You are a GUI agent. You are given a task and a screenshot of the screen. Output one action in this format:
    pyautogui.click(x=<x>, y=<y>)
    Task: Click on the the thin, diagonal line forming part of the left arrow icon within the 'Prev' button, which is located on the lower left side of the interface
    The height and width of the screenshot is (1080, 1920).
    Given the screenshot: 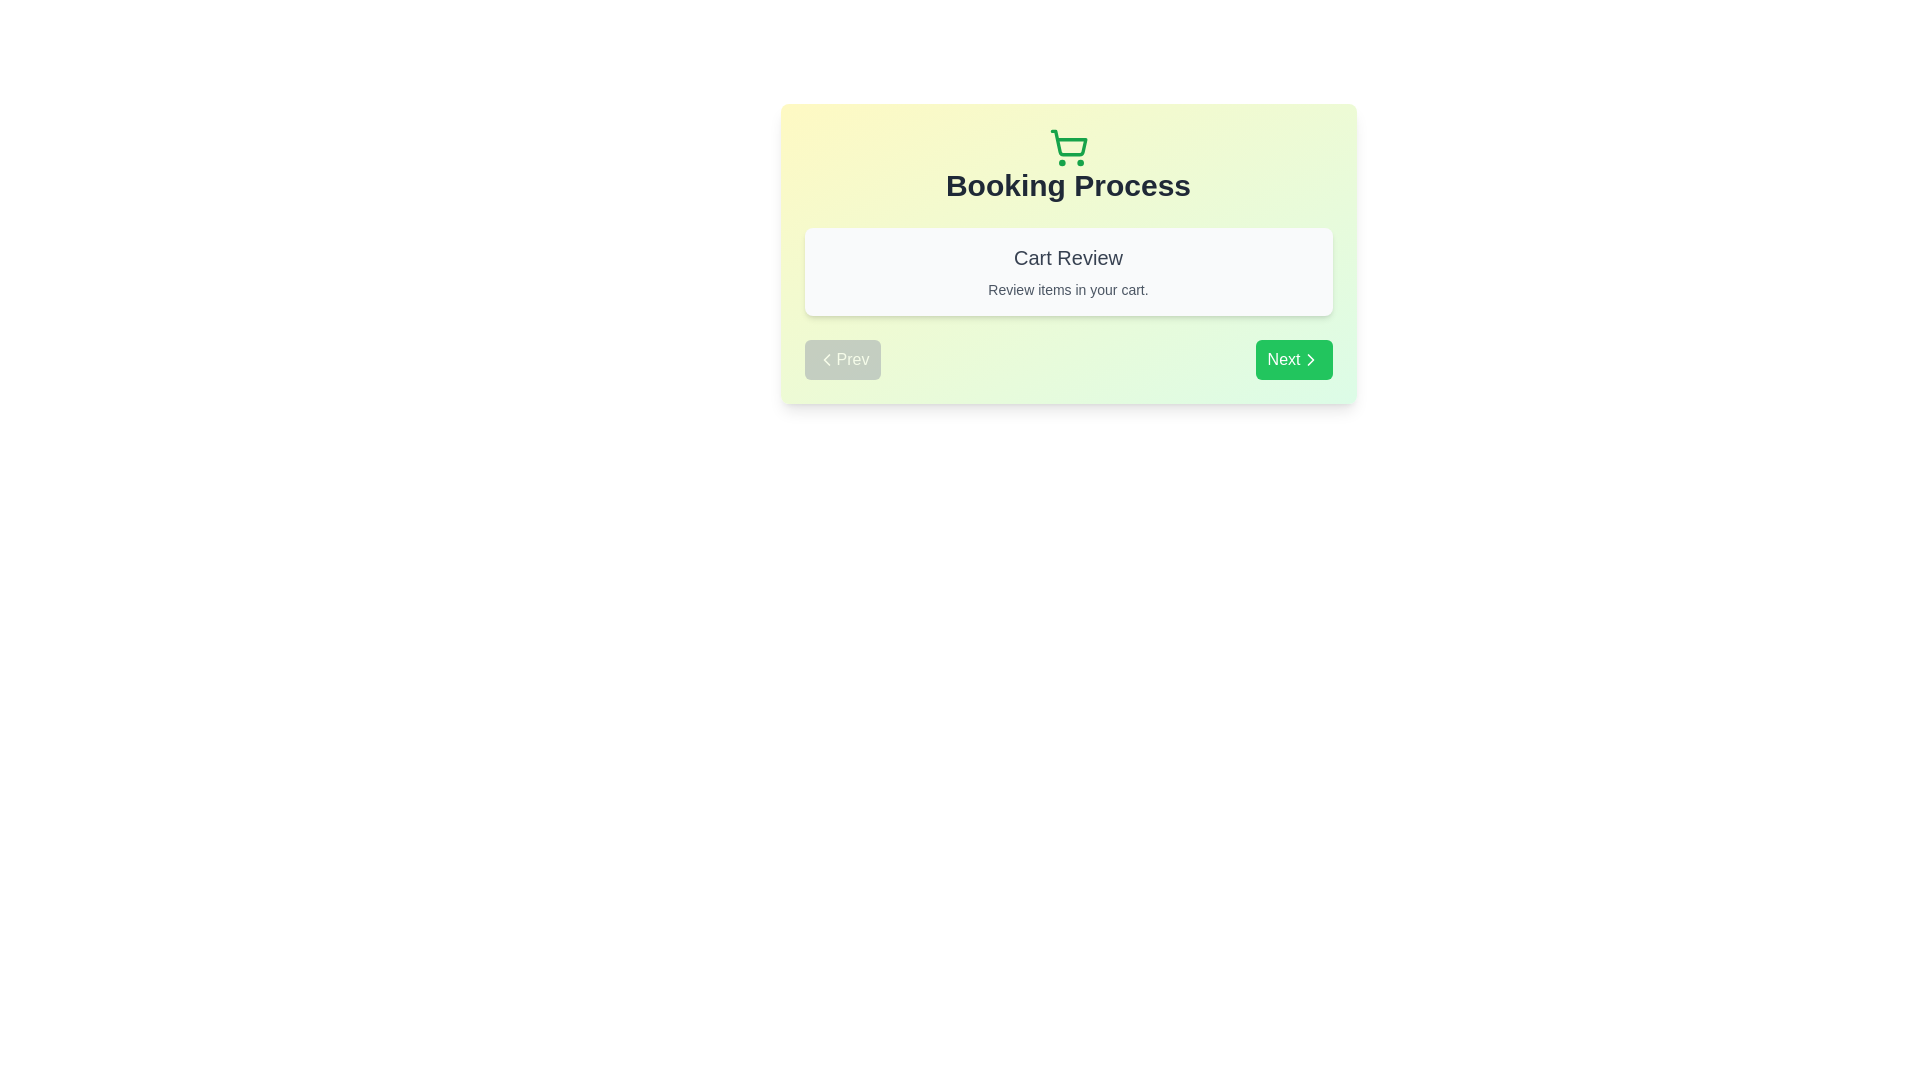 What is the action you would take?
    pyautogui.click(x=826, y=358)
    